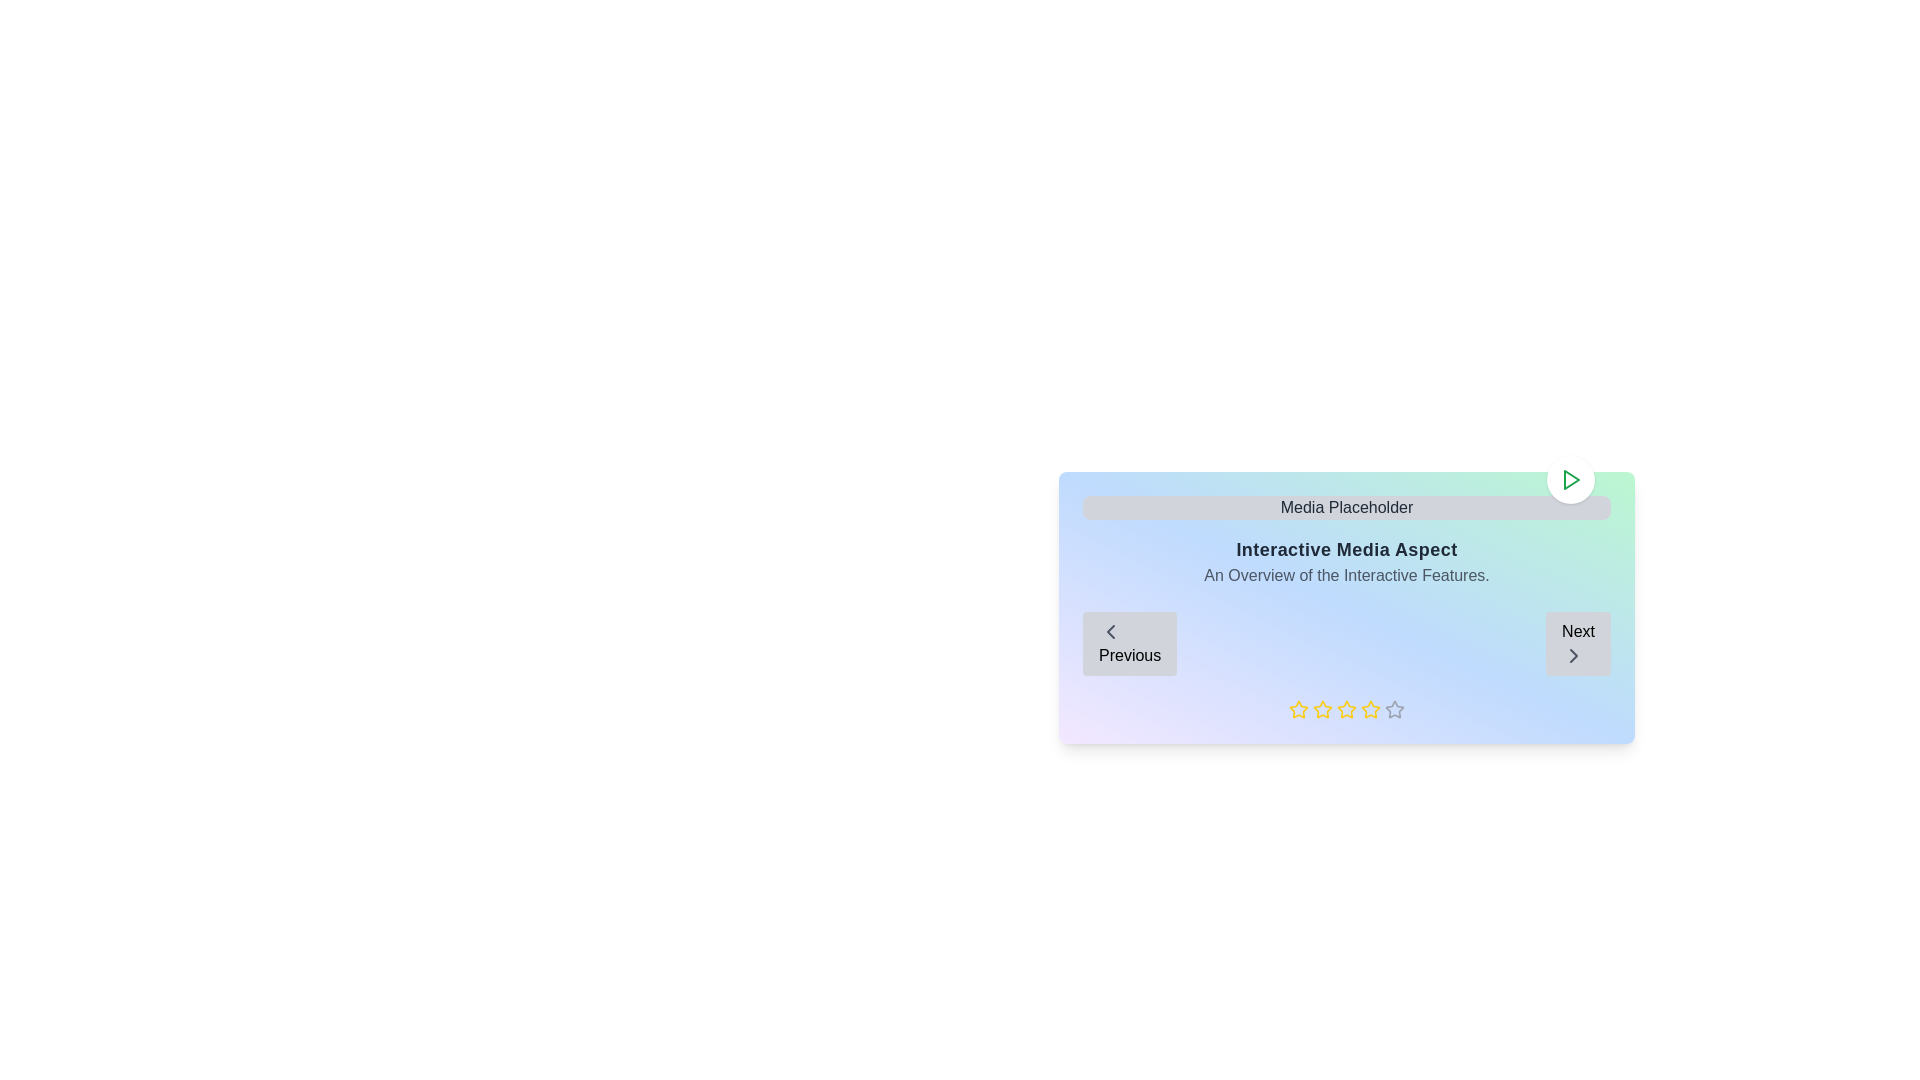 The width and height of the screenshot is (1920, 1080). I want to click on the centrally positioned Text block that serves as a heading and subheading for the content section, located beneath the placeholder image and above the navigation buttons, so click(1347, 562).